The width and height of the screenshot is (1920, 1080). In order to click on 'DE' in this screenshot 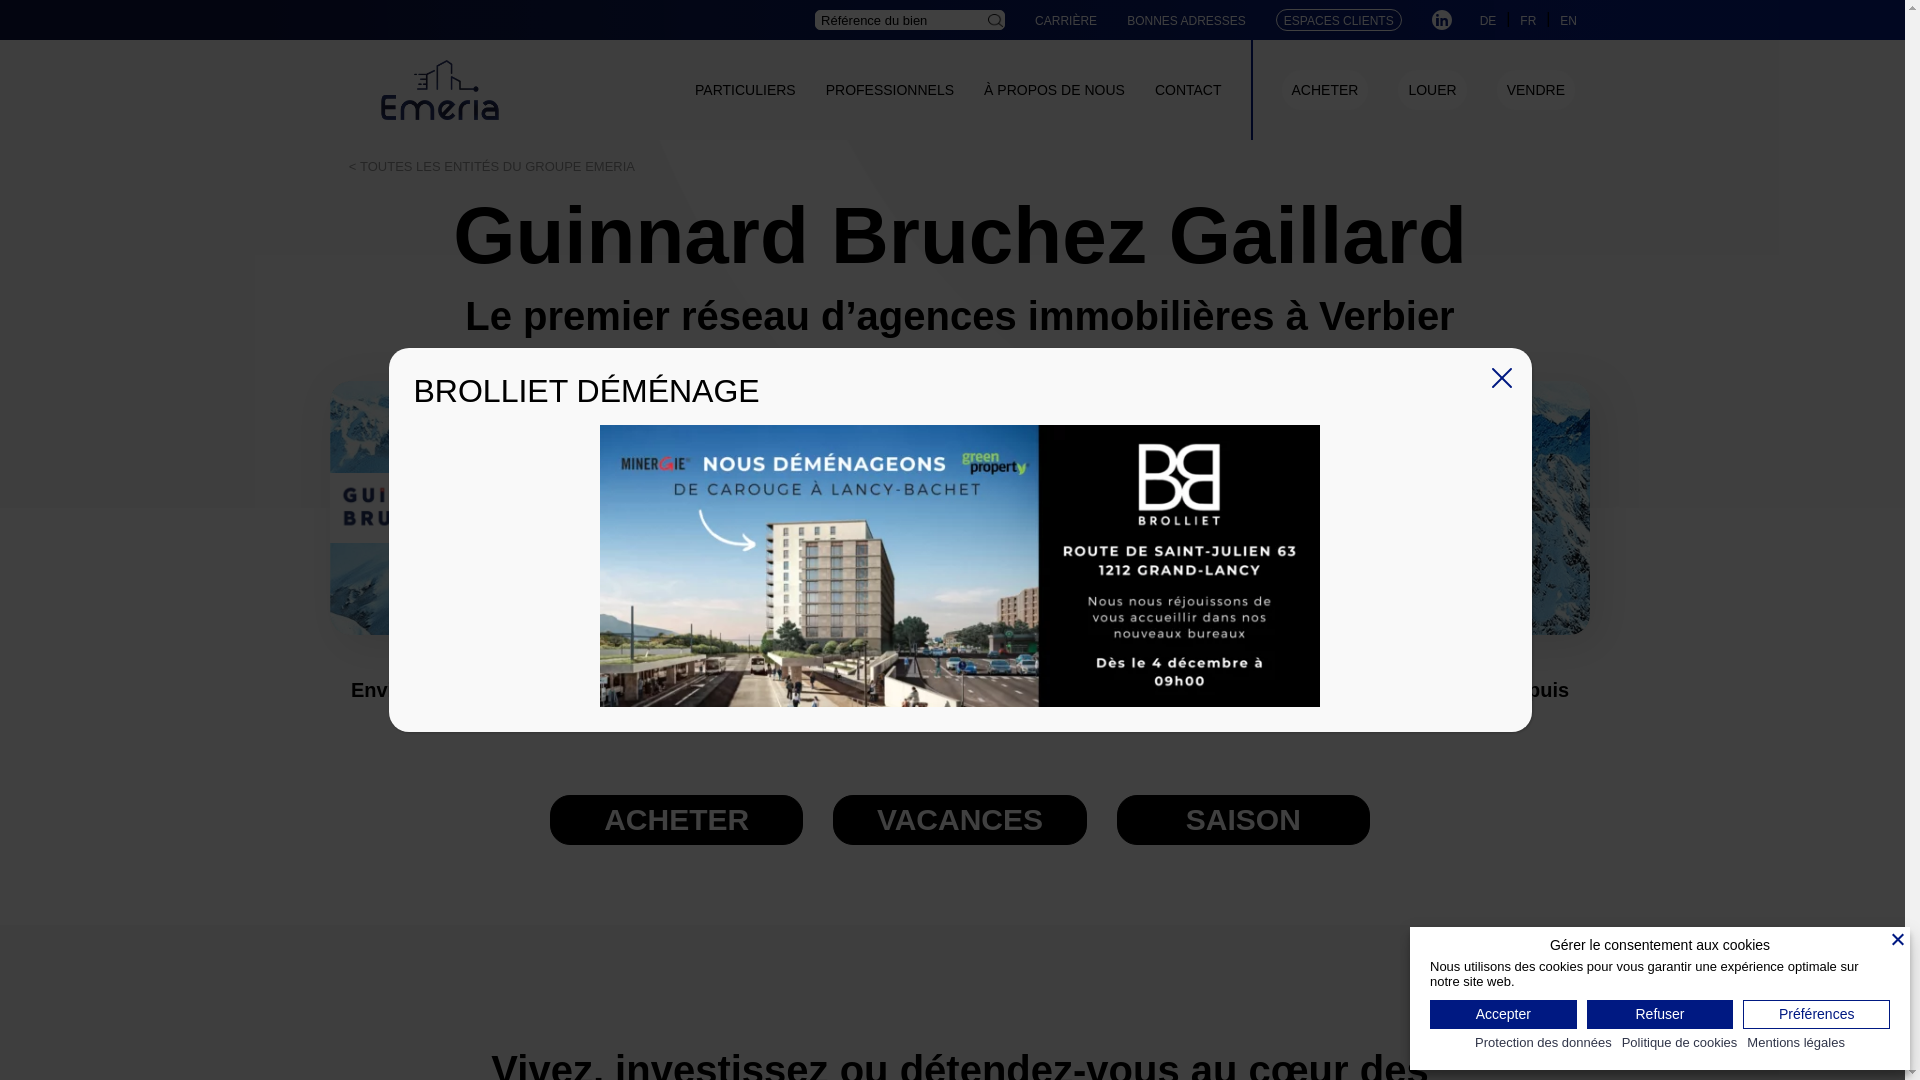, I will do `click(1479, 20)`.